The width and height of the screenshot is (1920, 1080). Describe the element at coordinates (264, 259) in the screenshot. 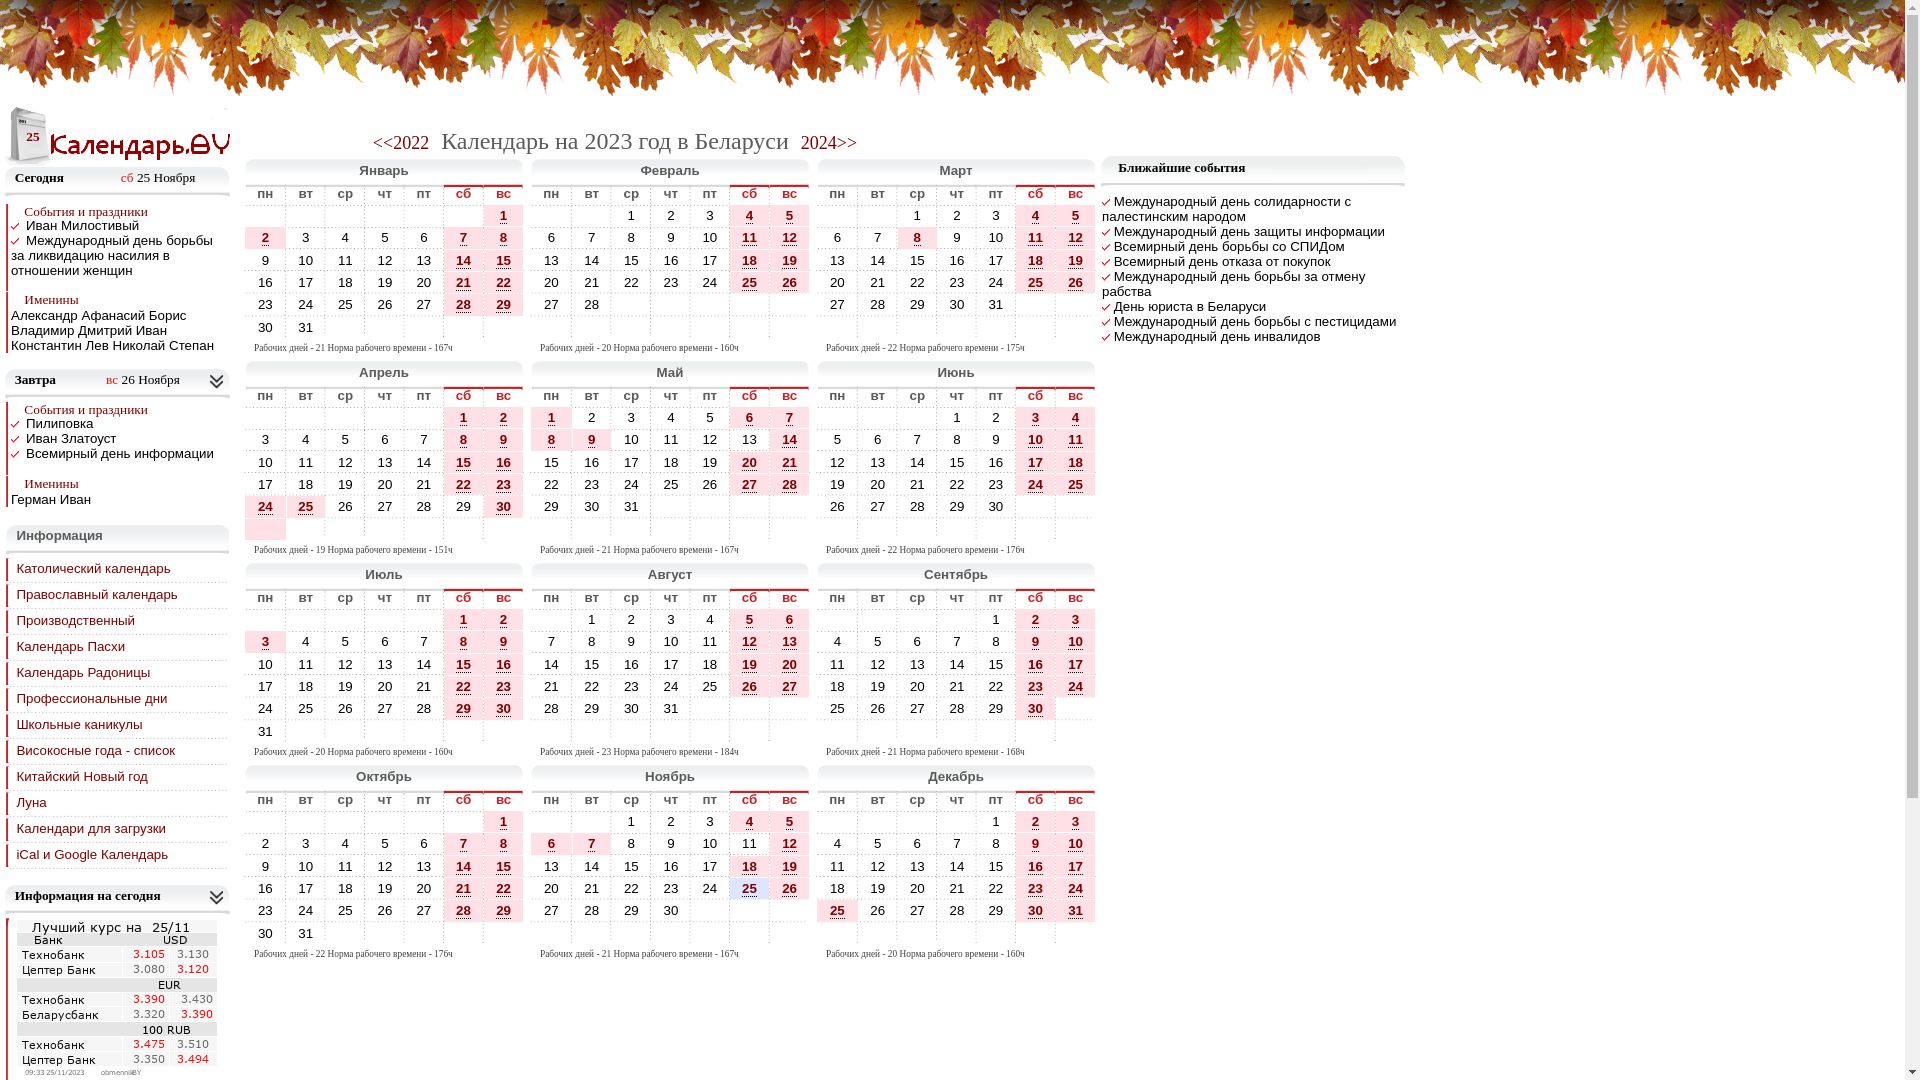

I see `'9'` at that location.